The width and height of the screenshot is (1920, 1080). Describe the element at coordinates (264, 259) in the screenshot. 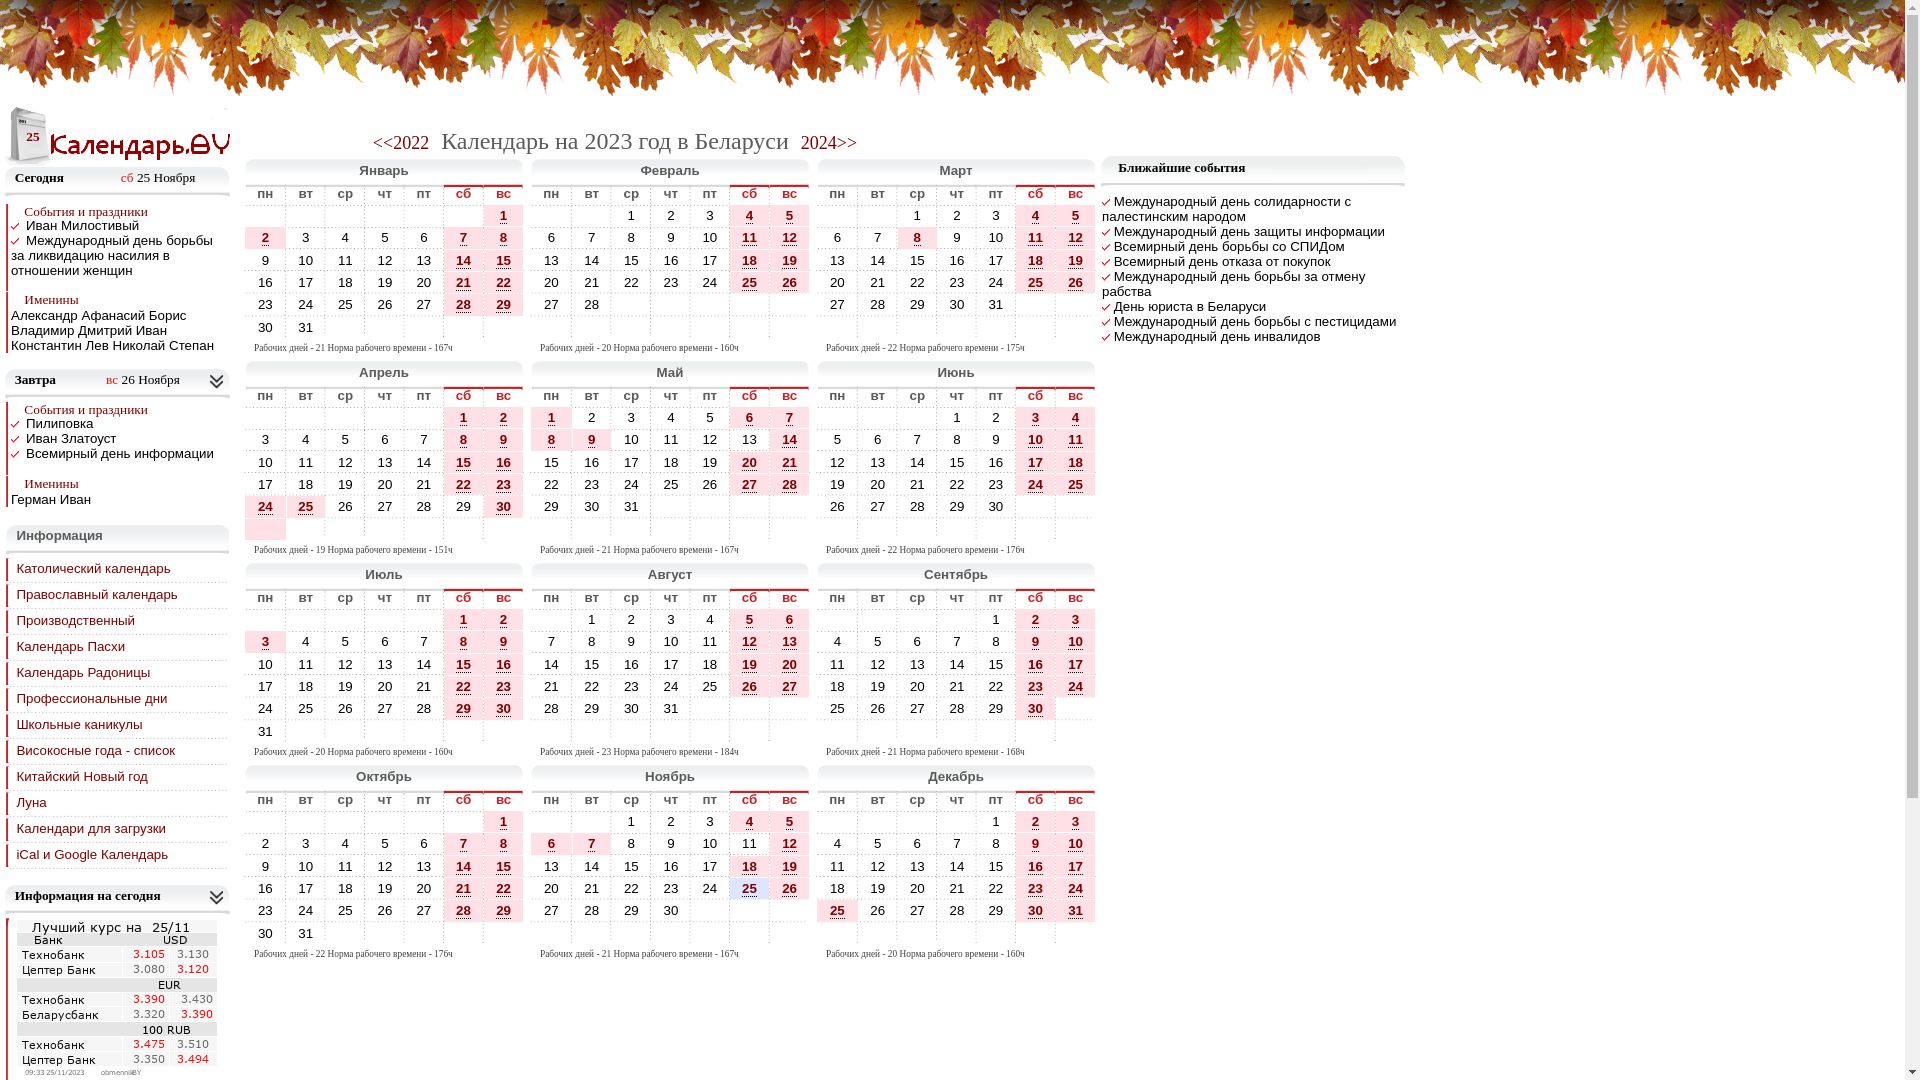

I see `'9'` at that location.